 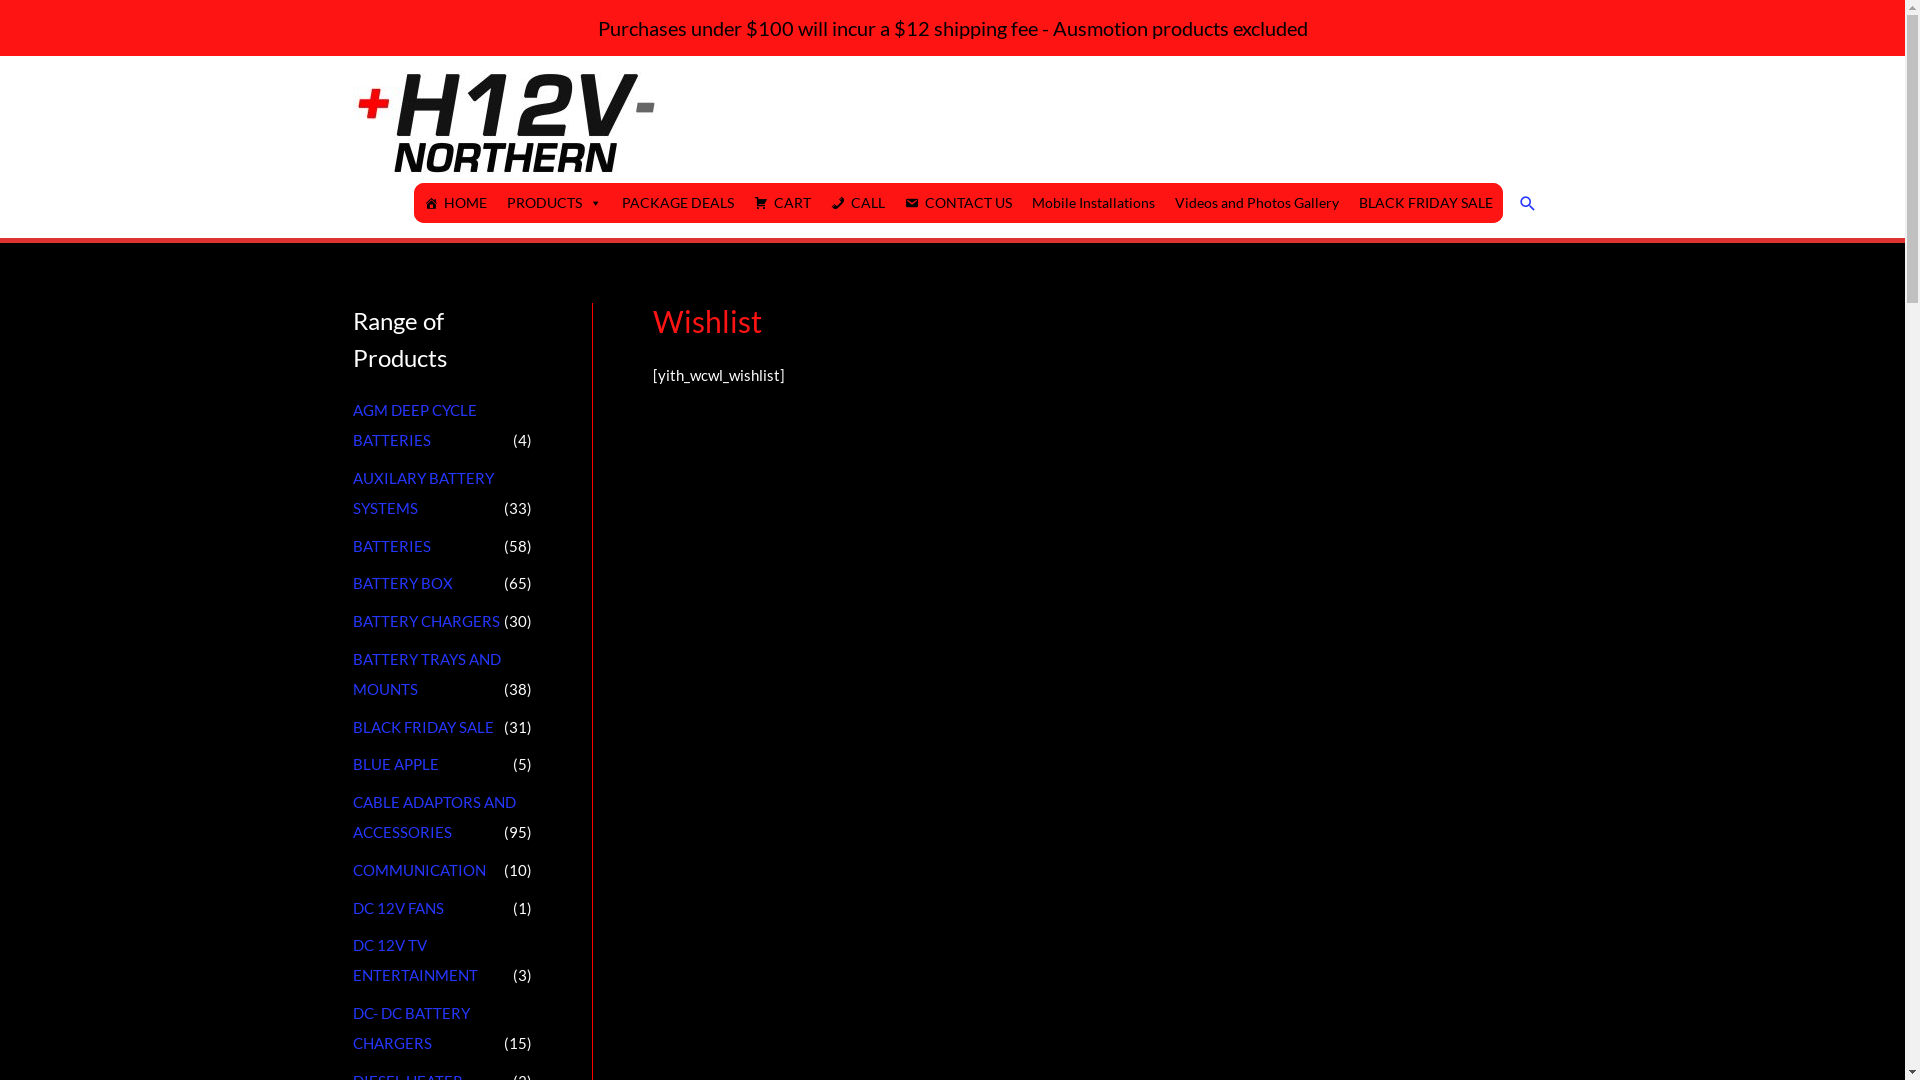 What do you see at coordinates (454, 203) in the screenshot?
I see `'HOME'` at bounding box center [454, 203].